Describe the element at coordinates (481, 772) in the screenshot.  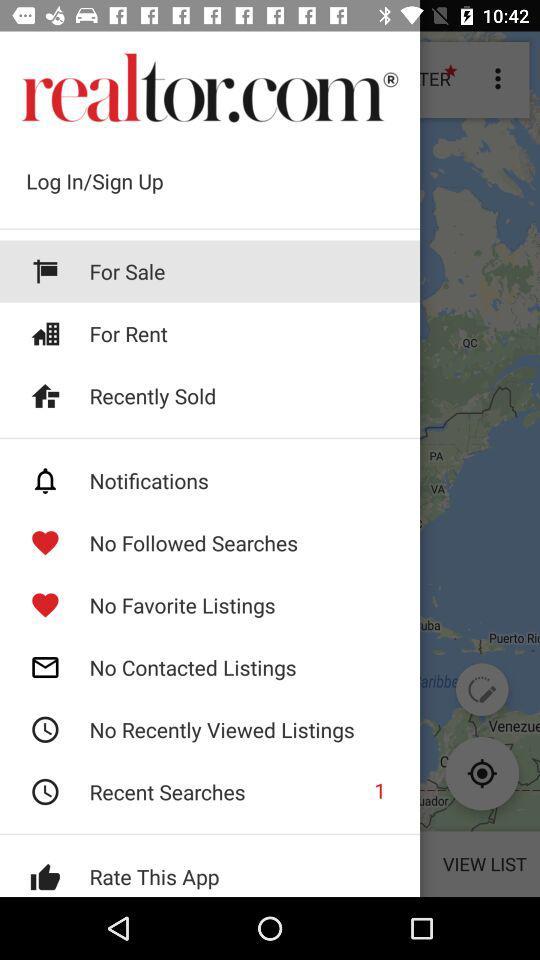
I see `the location_crosshair icon` at that location.